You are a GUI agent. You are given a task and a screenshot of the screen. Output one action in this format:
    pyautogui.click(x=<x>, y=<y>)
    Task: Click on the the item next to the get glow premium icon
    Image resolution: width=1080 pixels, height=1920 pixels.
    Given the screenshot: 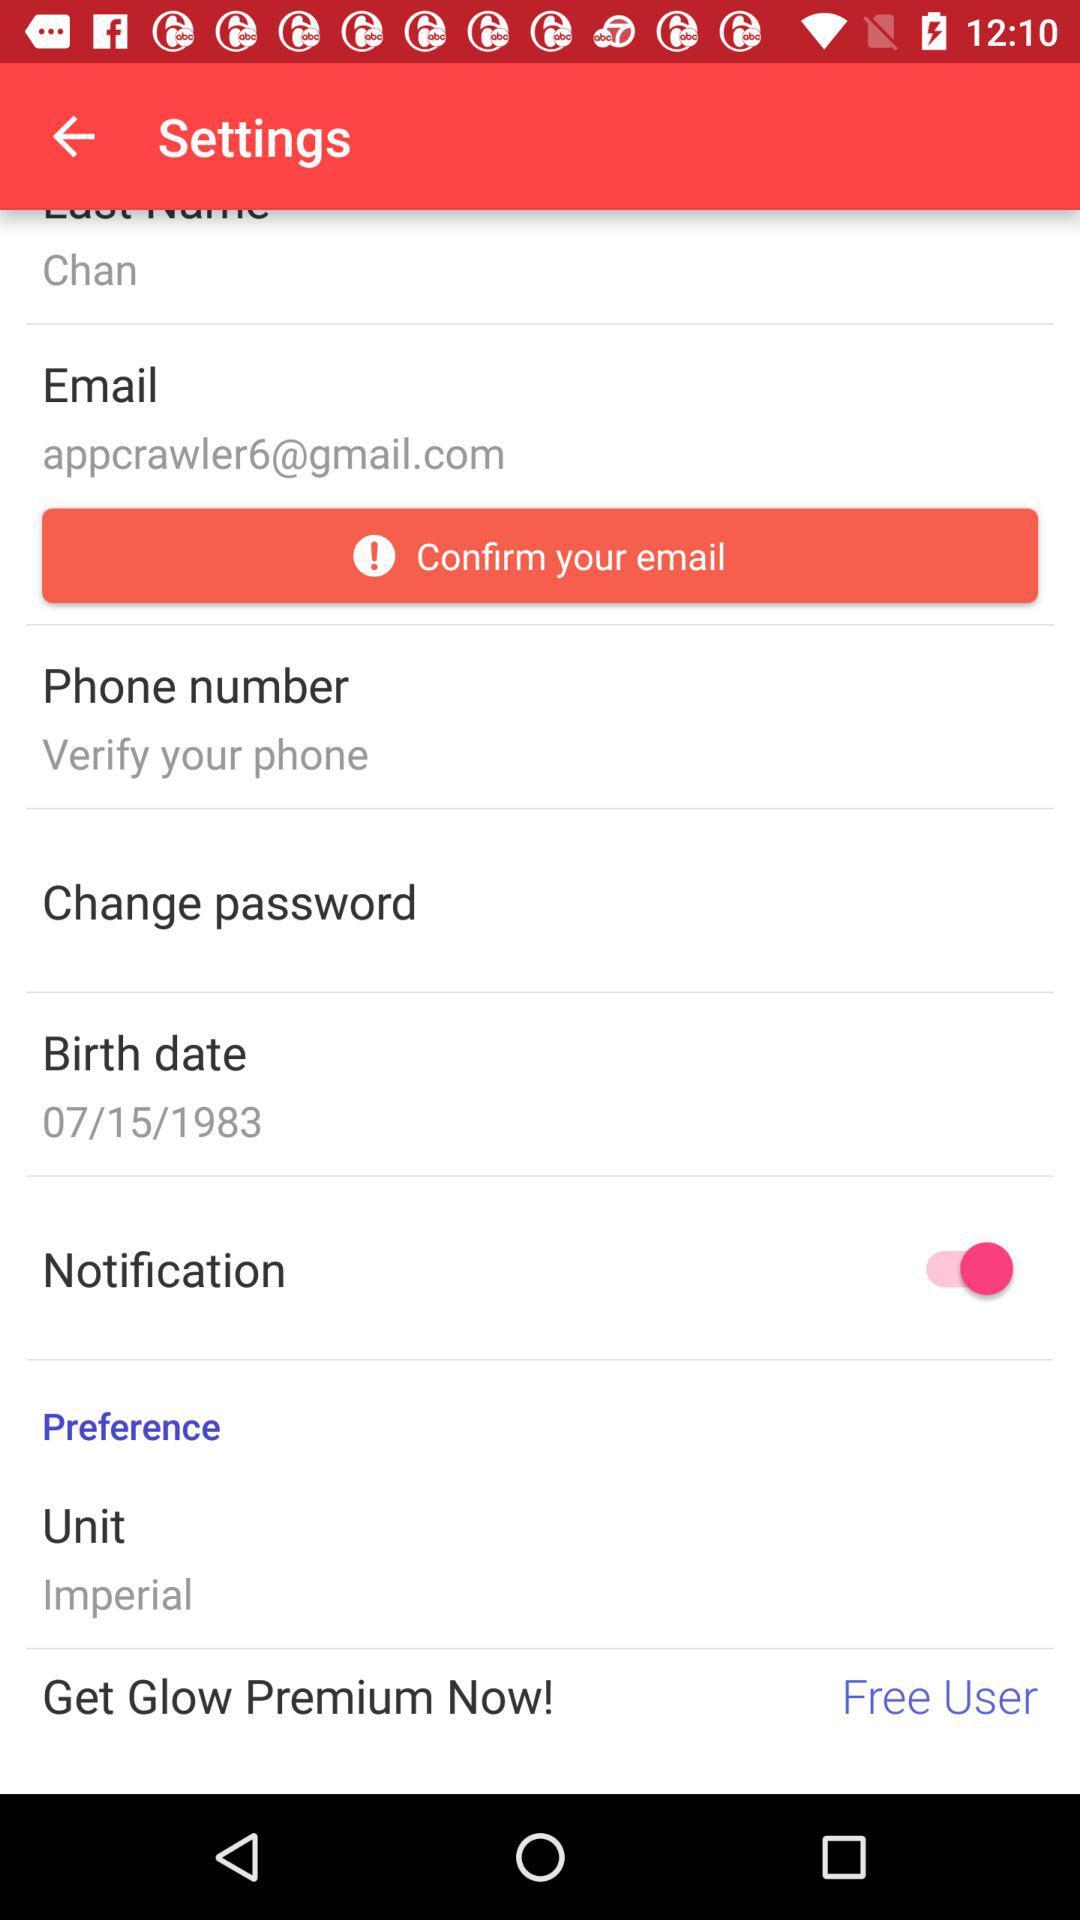 What is the action you would take?
    pyautogui.click(x=939, y=1694)
    